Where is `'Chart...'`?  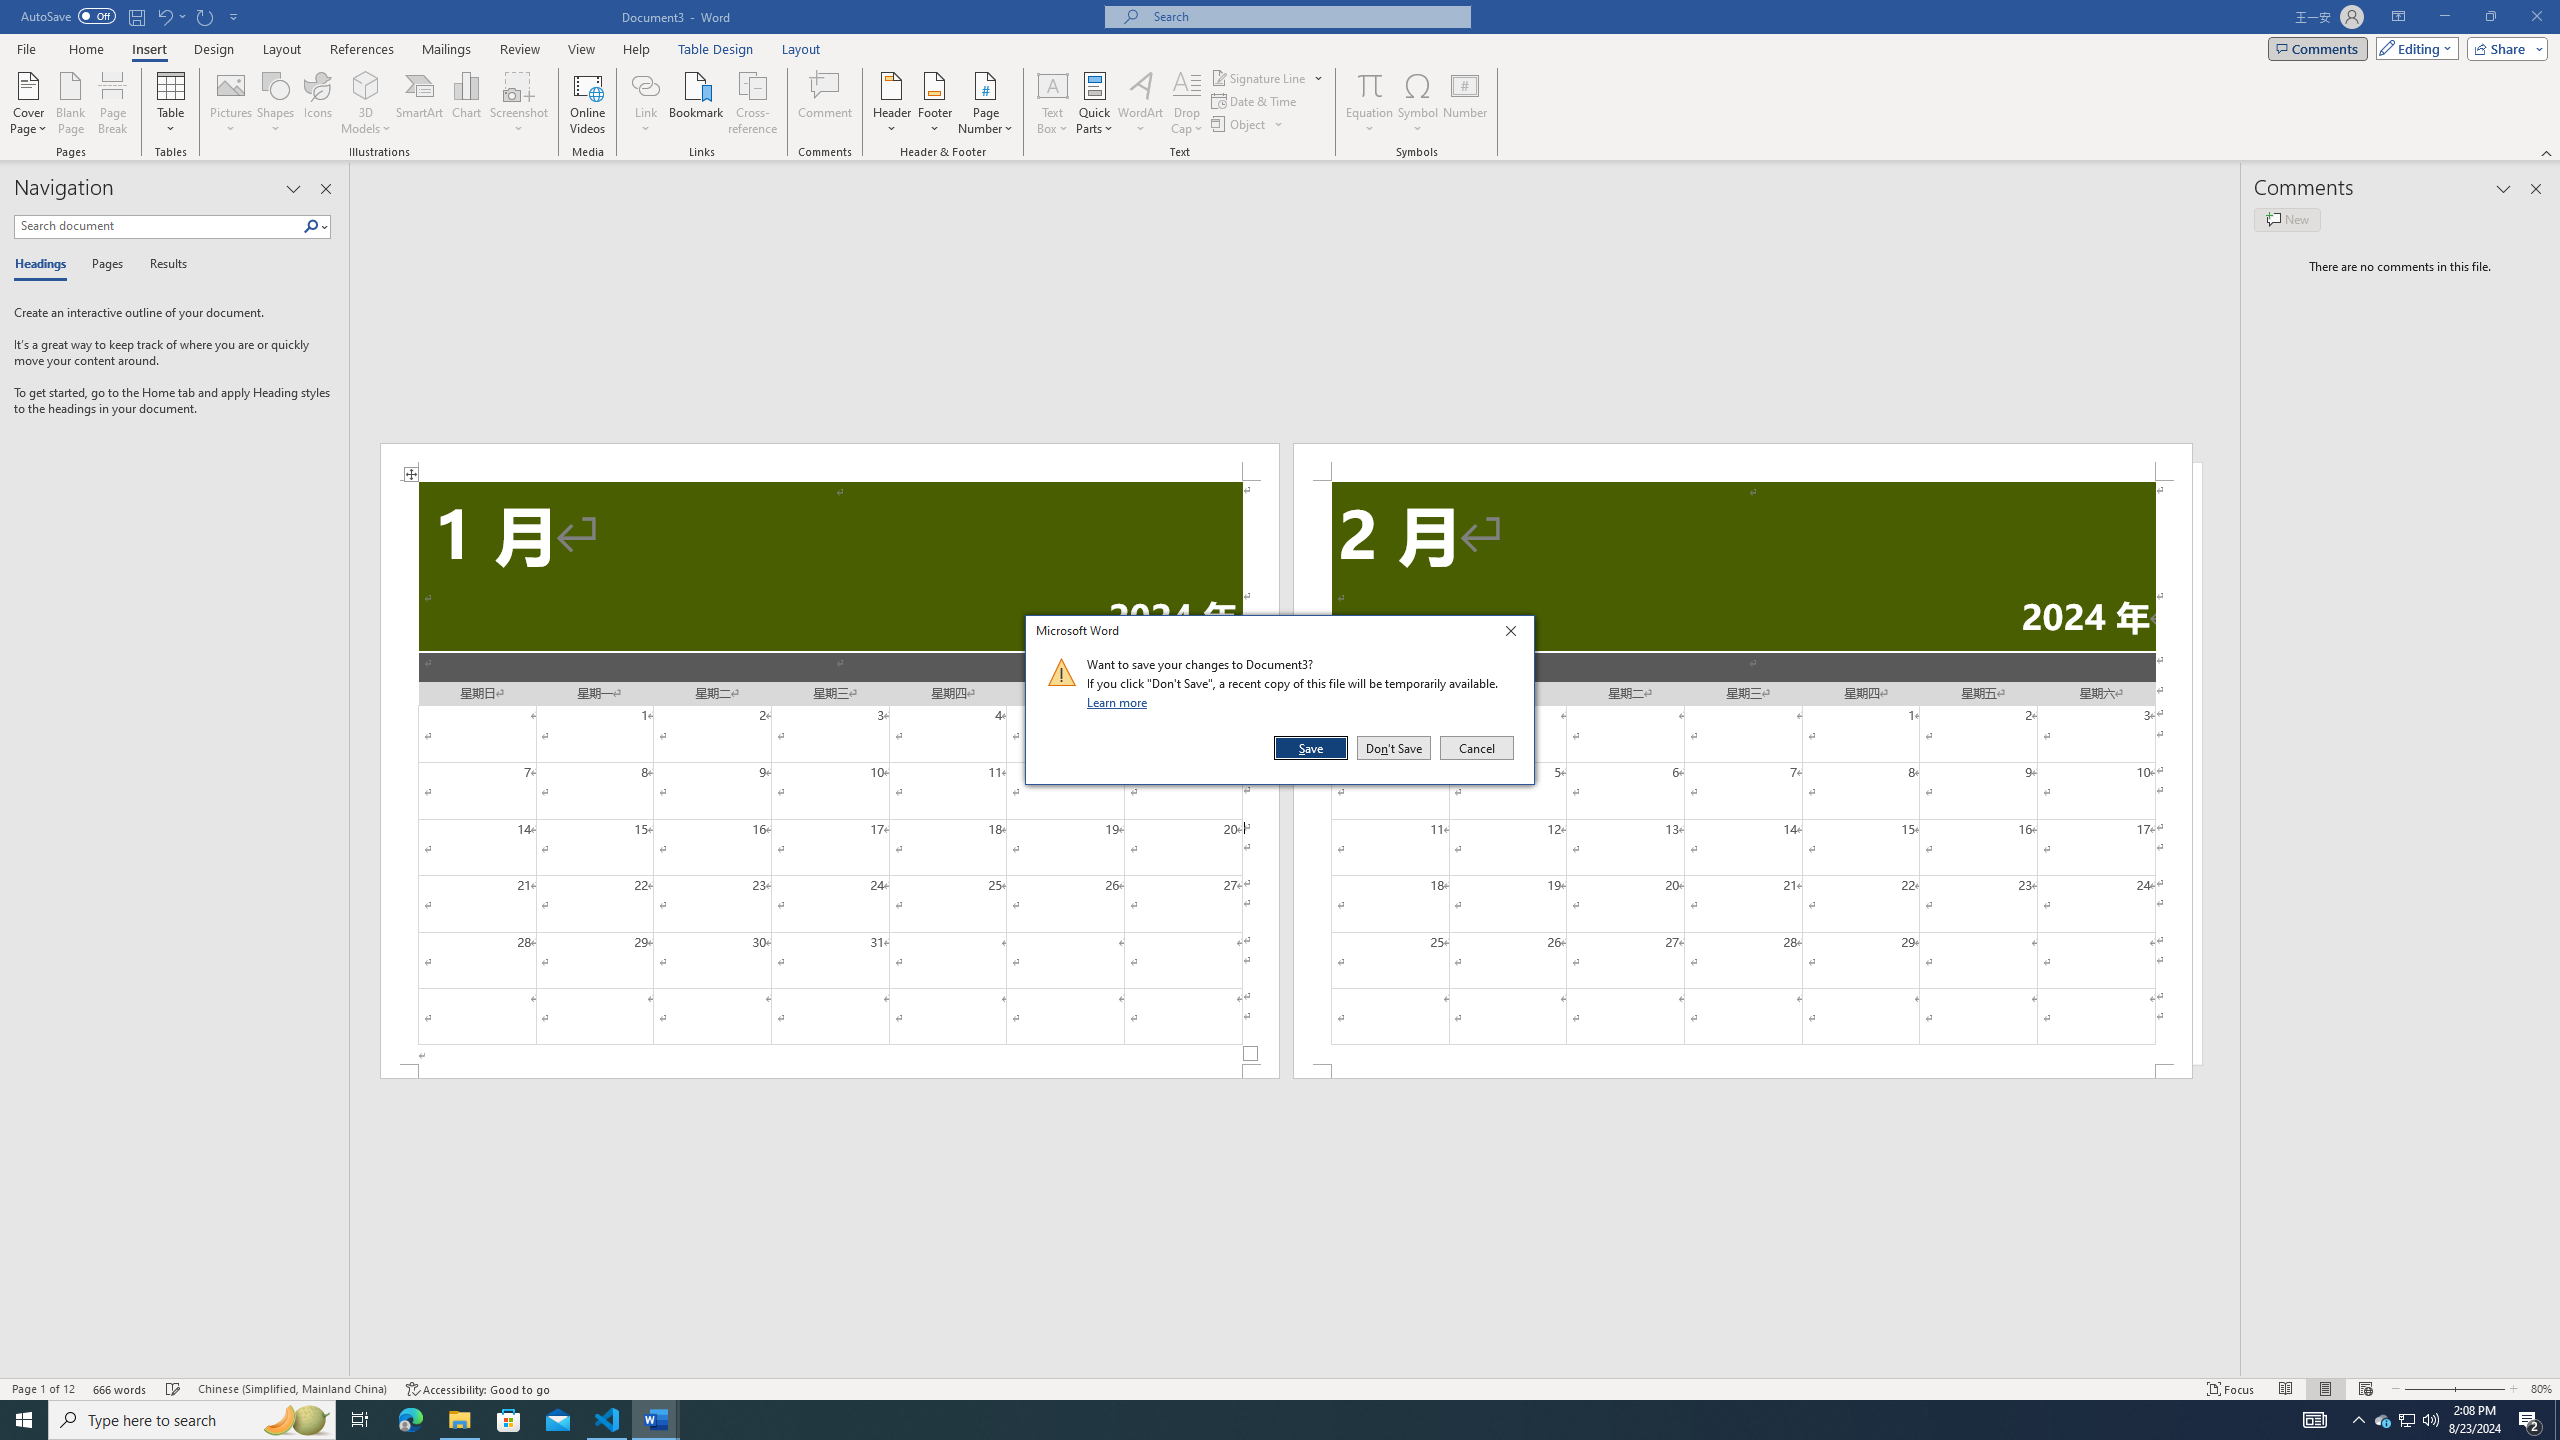 'Chart...' is located at coordinates (466, 103).